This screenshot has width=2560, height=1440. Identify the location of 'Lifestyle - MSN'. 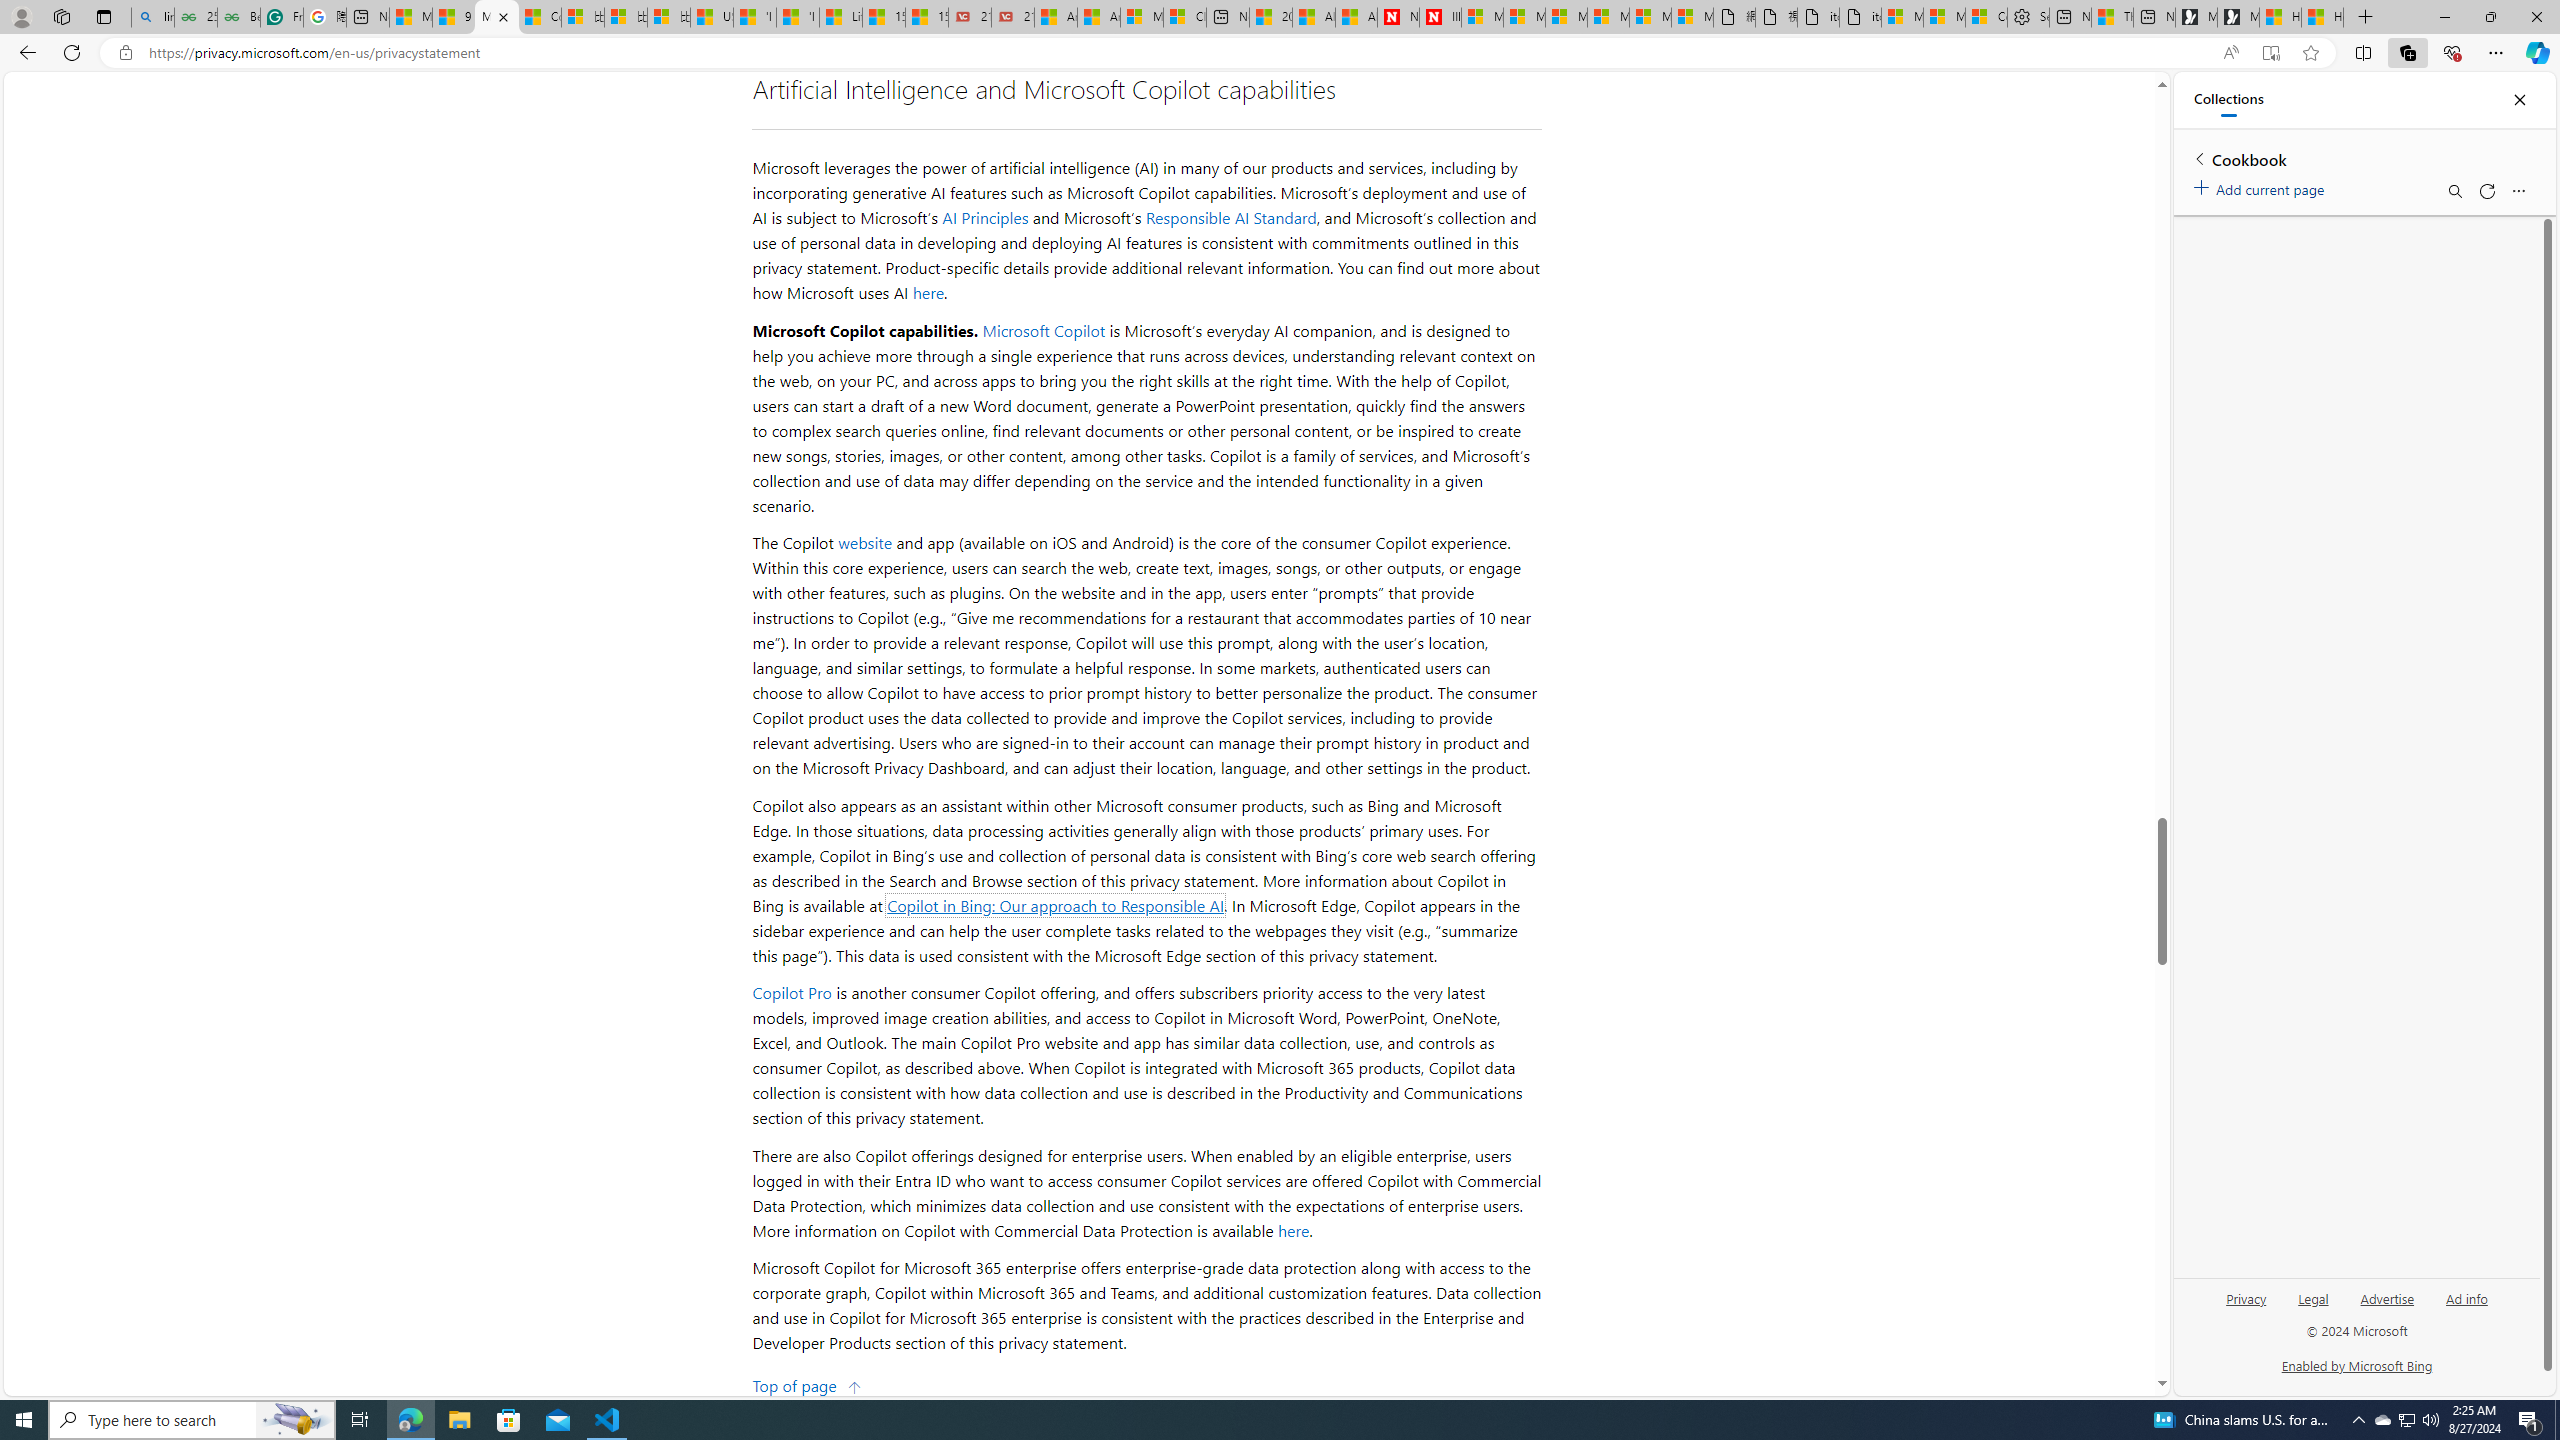
(839, 16).